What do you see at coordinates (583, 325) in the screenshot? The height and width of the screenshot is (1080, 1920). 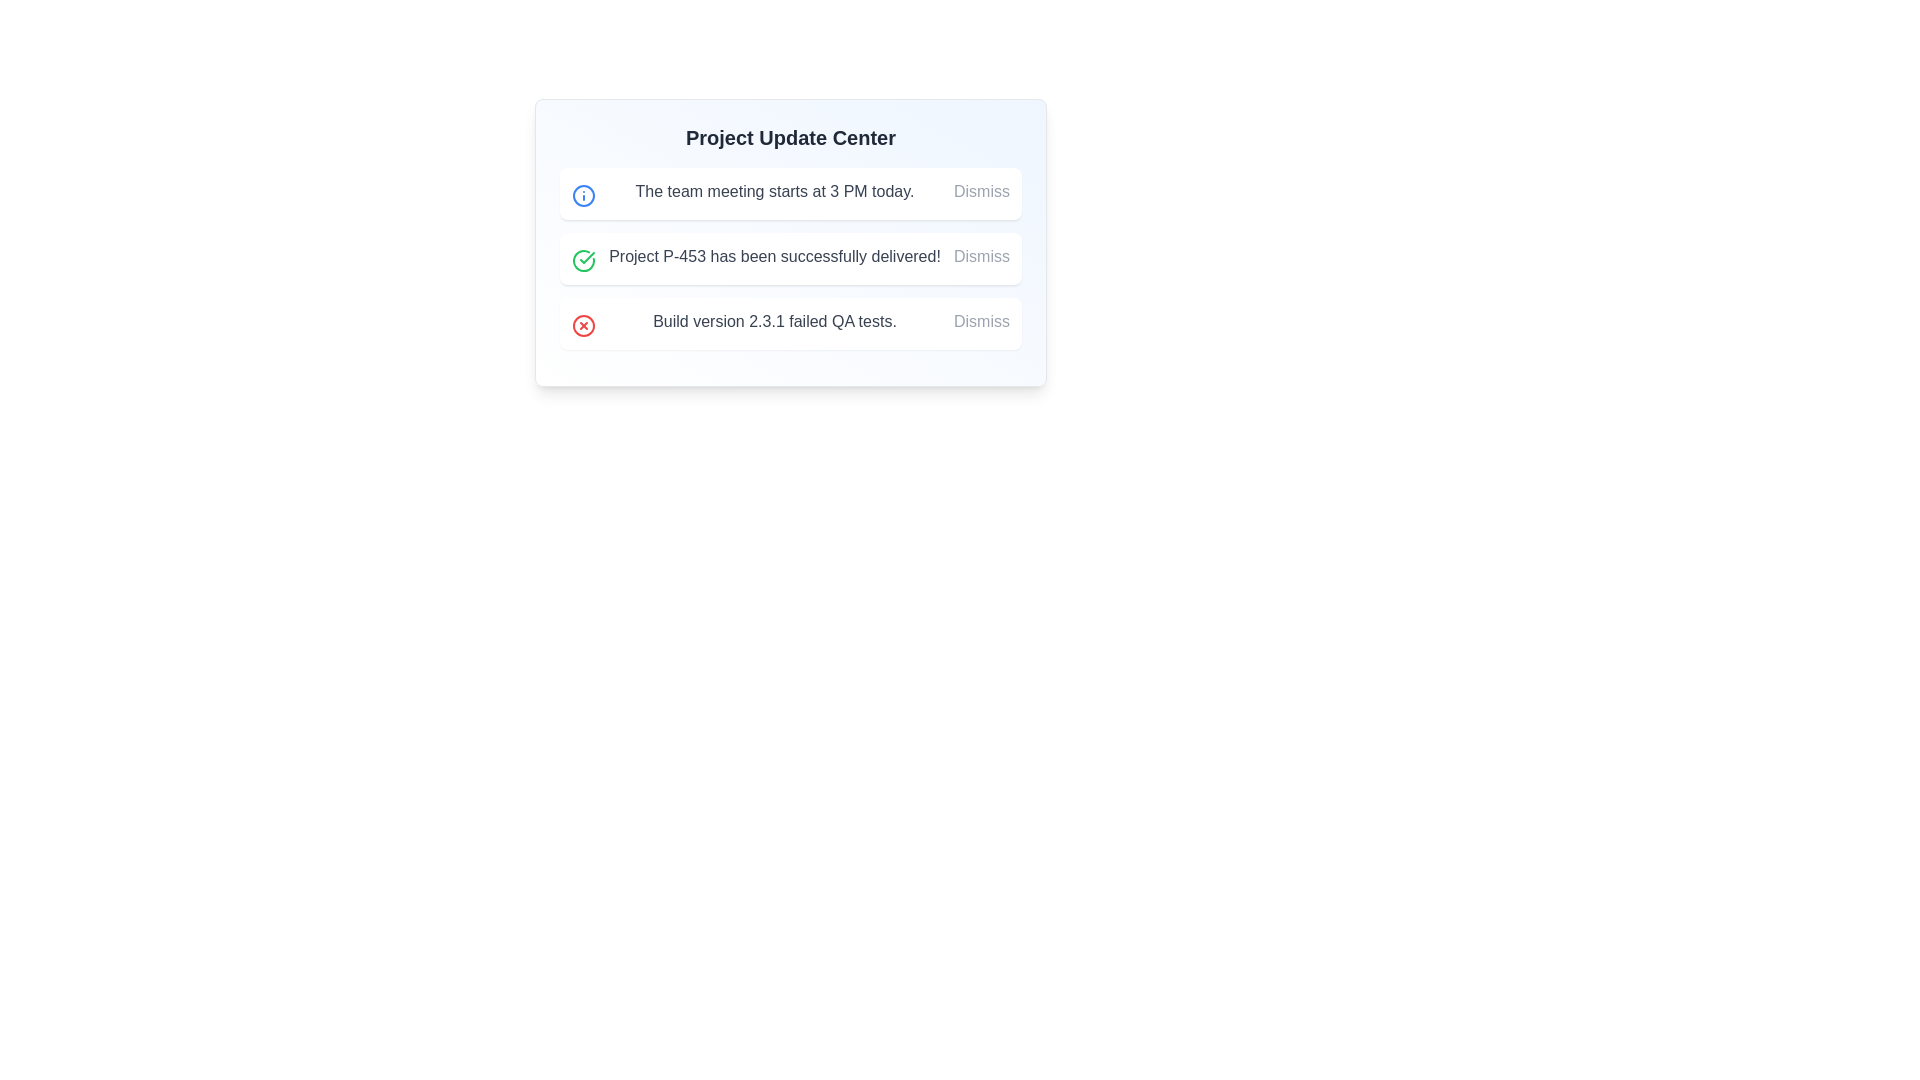 I see `the error icon located at the leftmost part of the third line in the 'Project Update Center' notification card` at bounding box center [583, 325].